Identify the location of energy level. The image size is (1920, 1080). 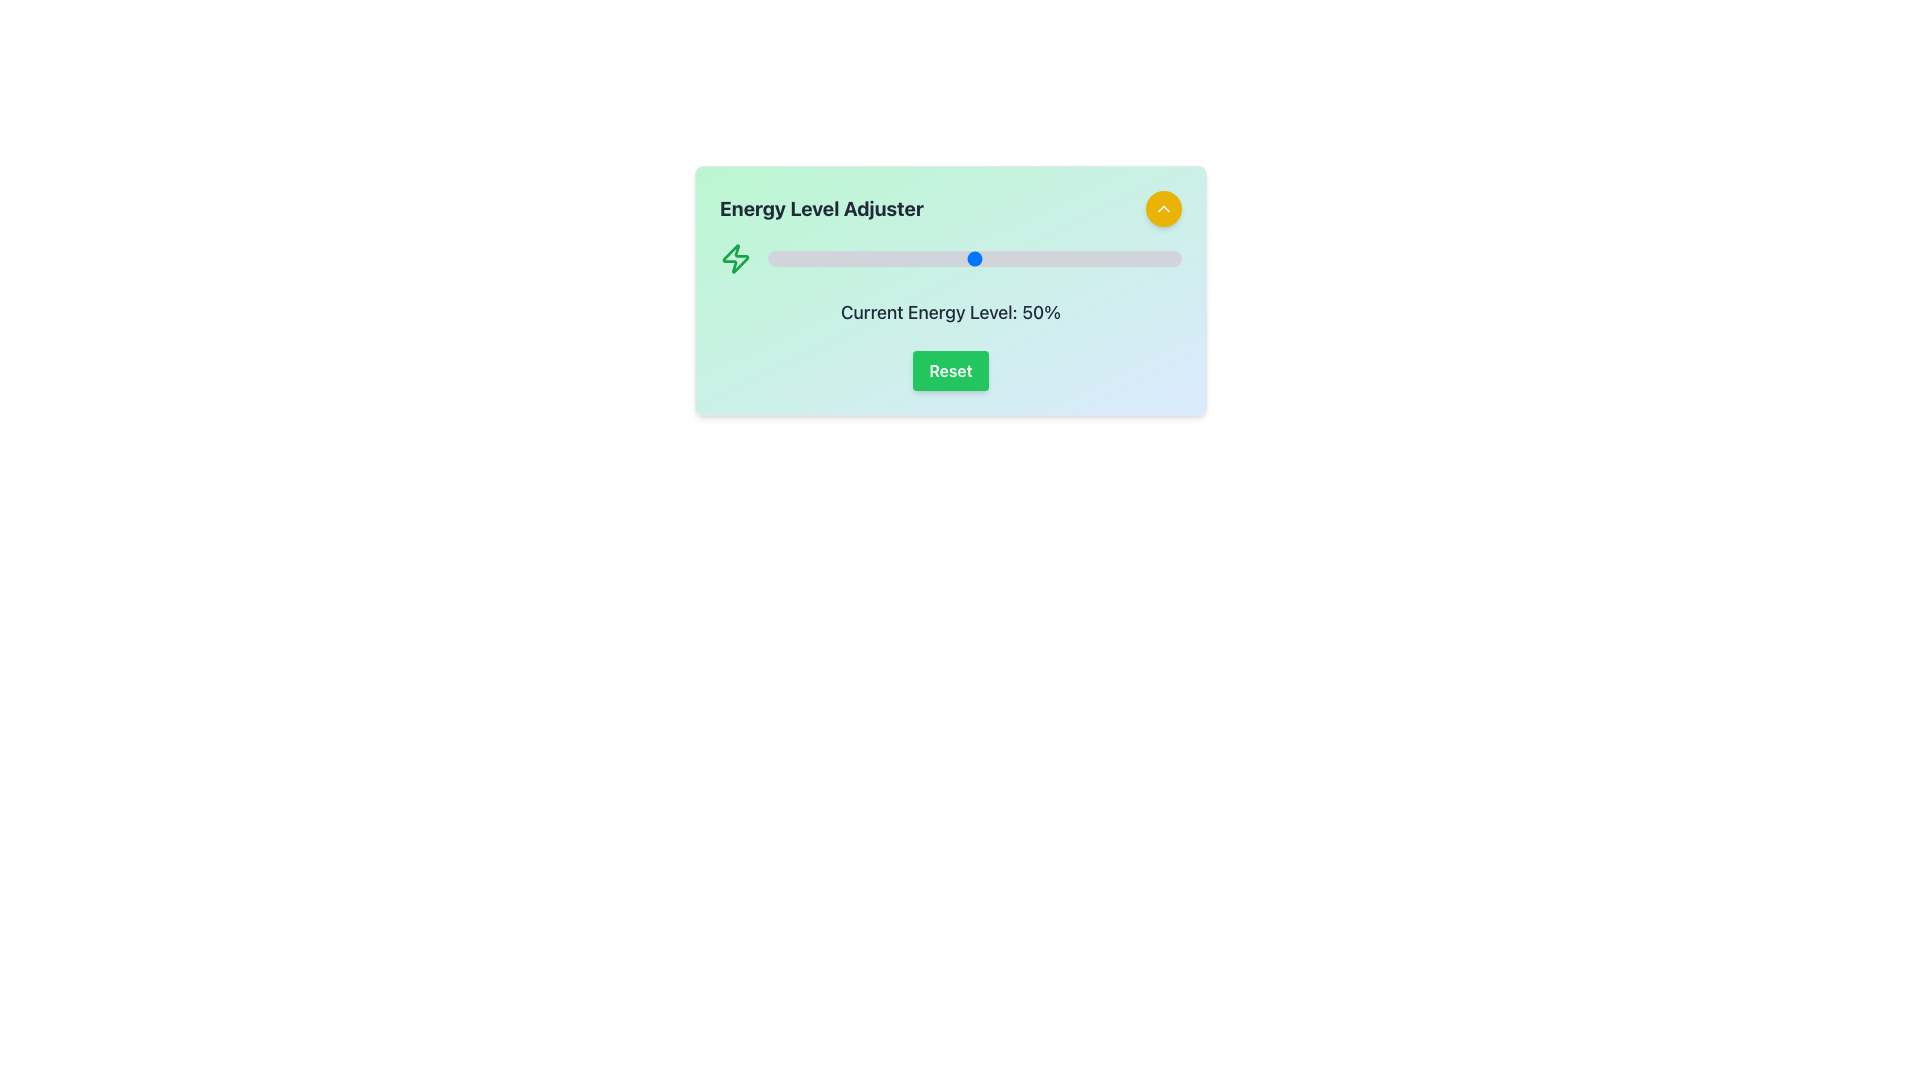
(1152, 257).